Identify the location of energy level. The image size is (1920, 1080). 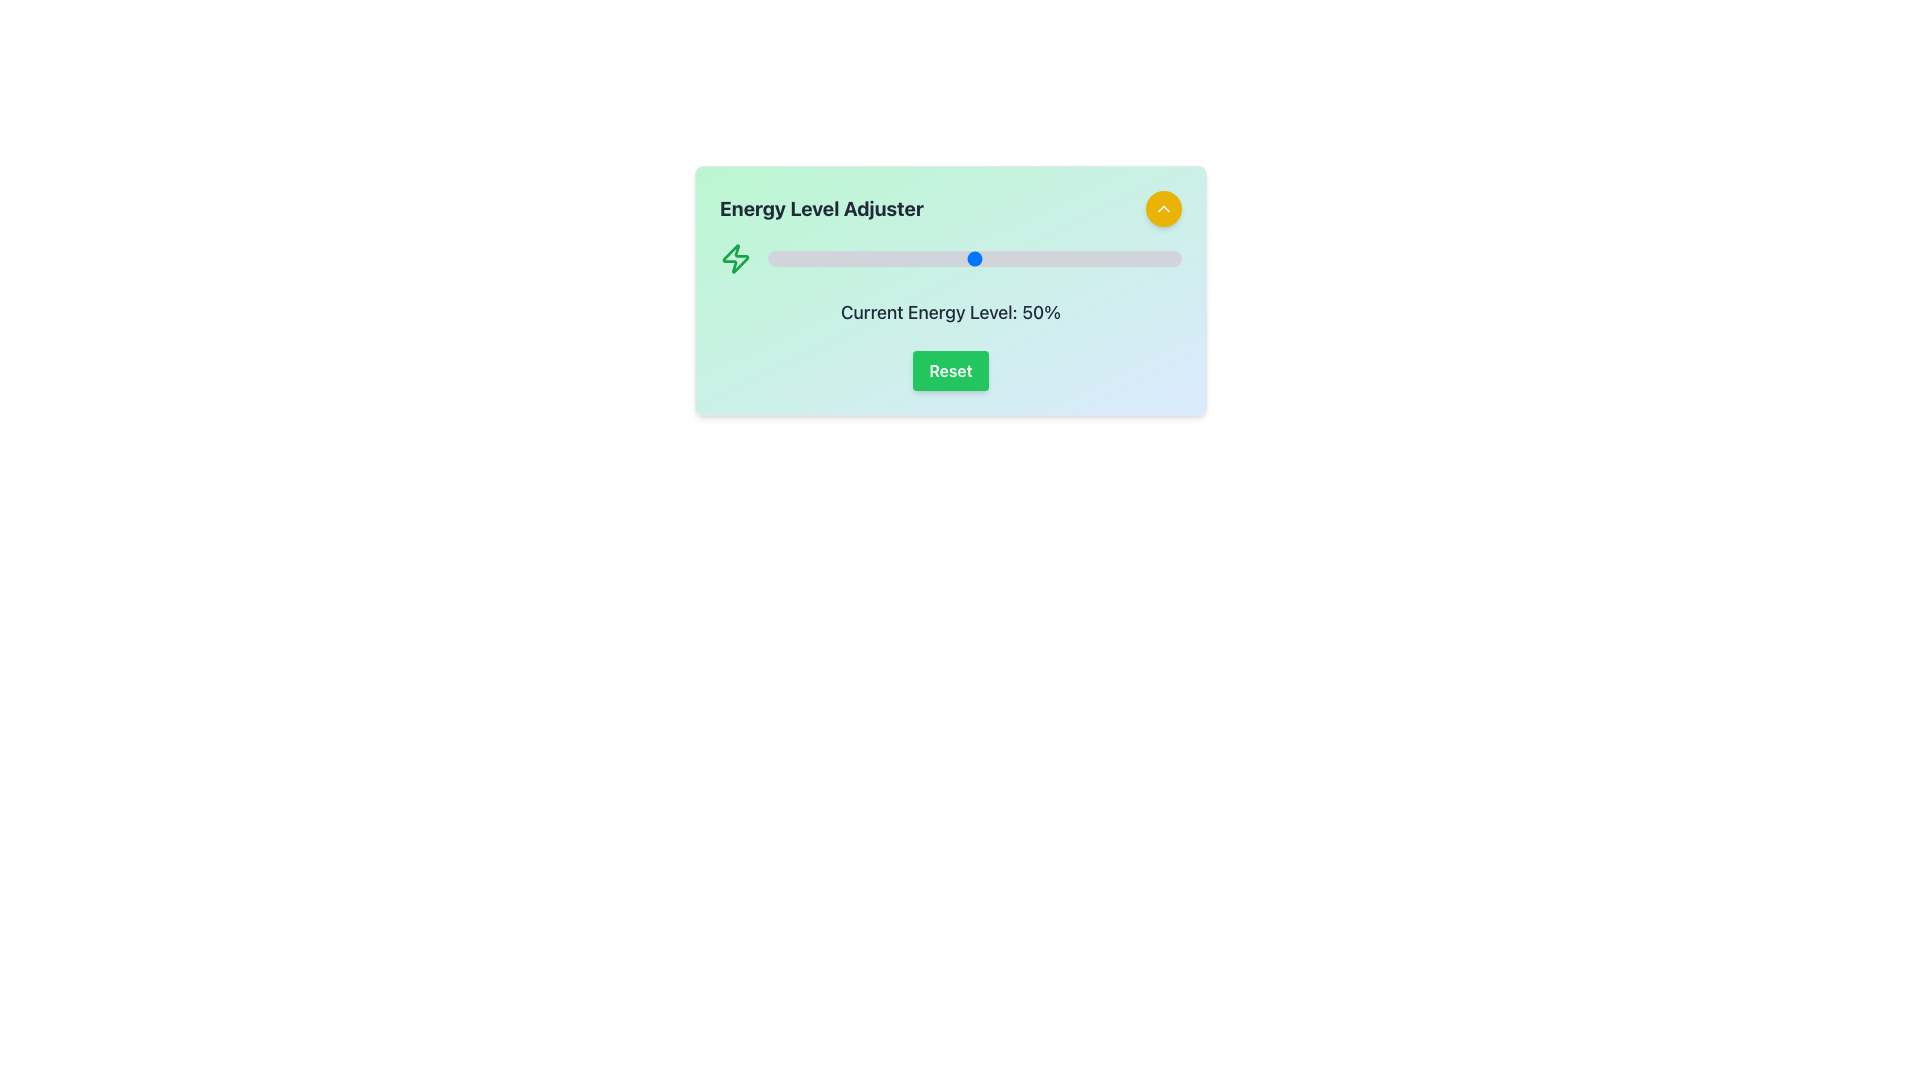
(1152, 257).